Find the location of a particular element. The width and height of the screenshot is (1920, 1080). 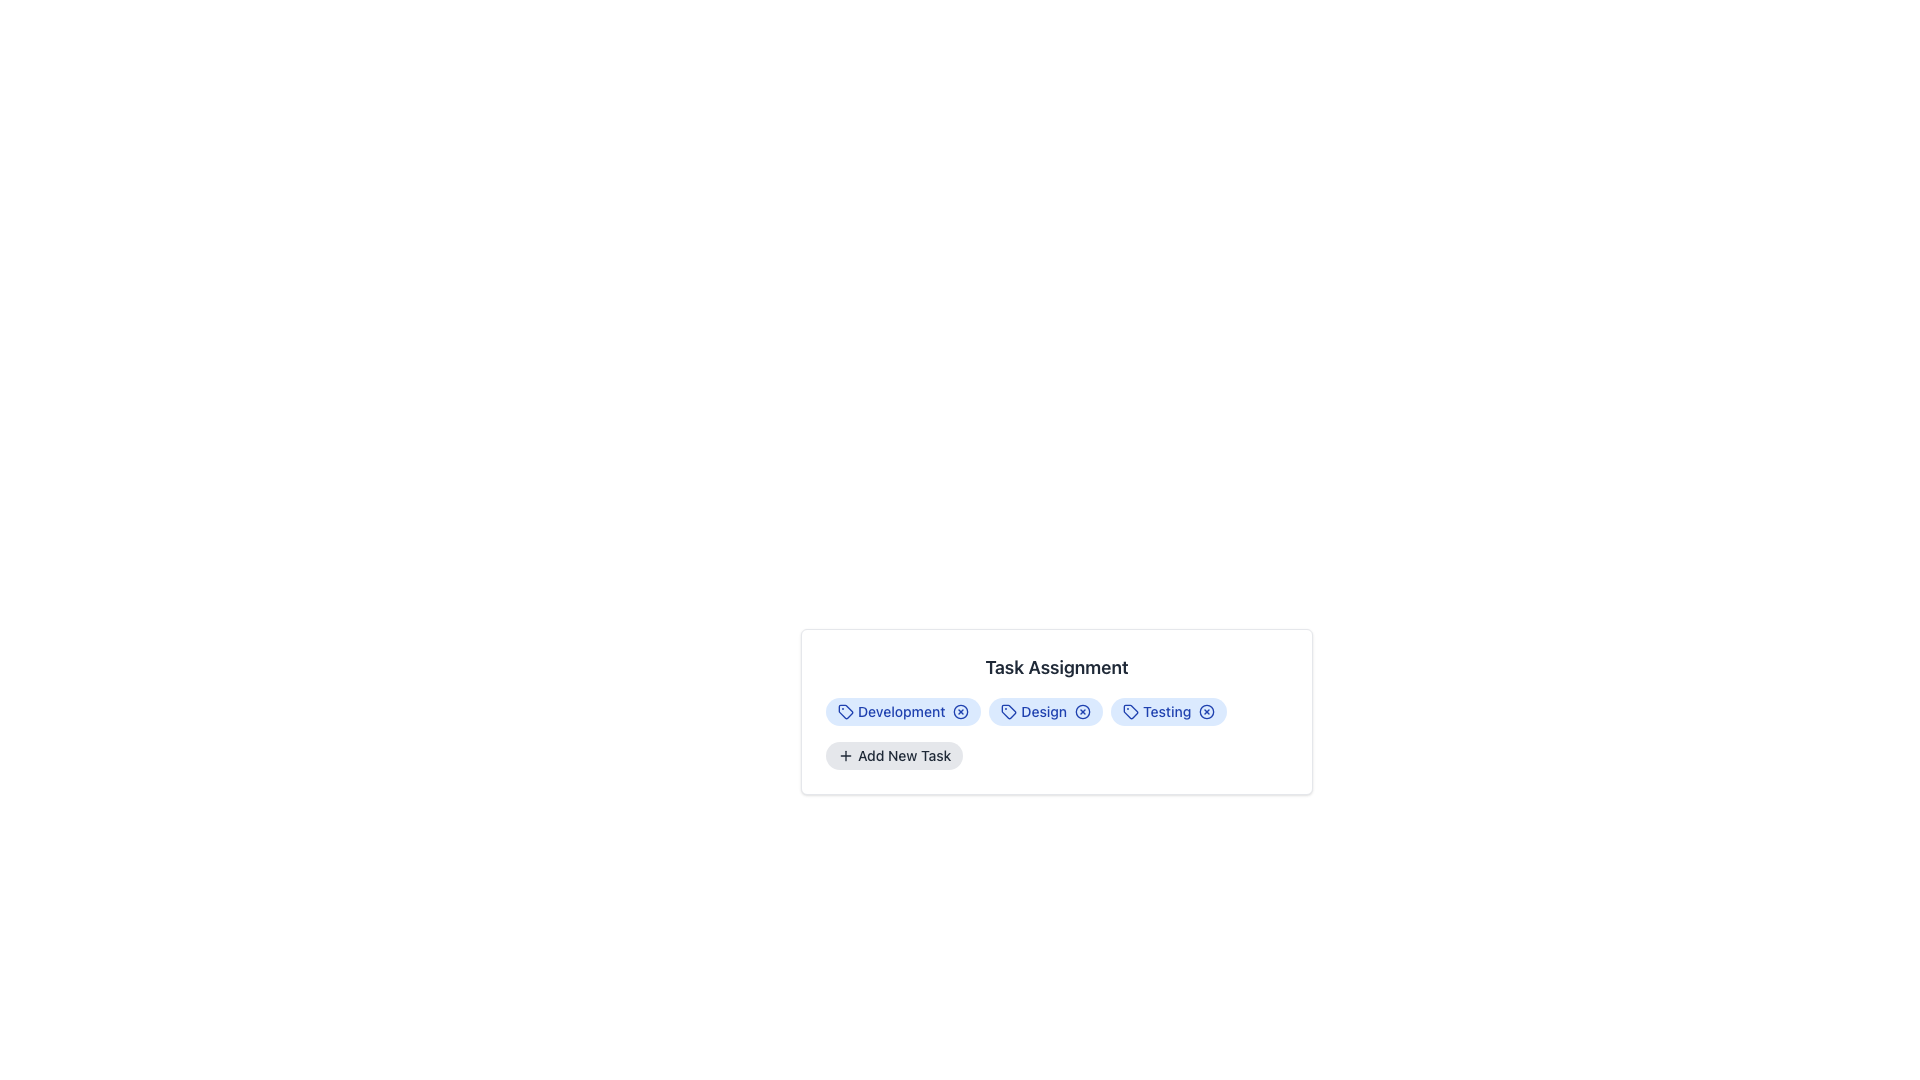

the 'X' button of the 'Design' tag, which is a pill-shaped interactive element located under the 'Task Assignment' heading is located at coordinates (1055, 711).